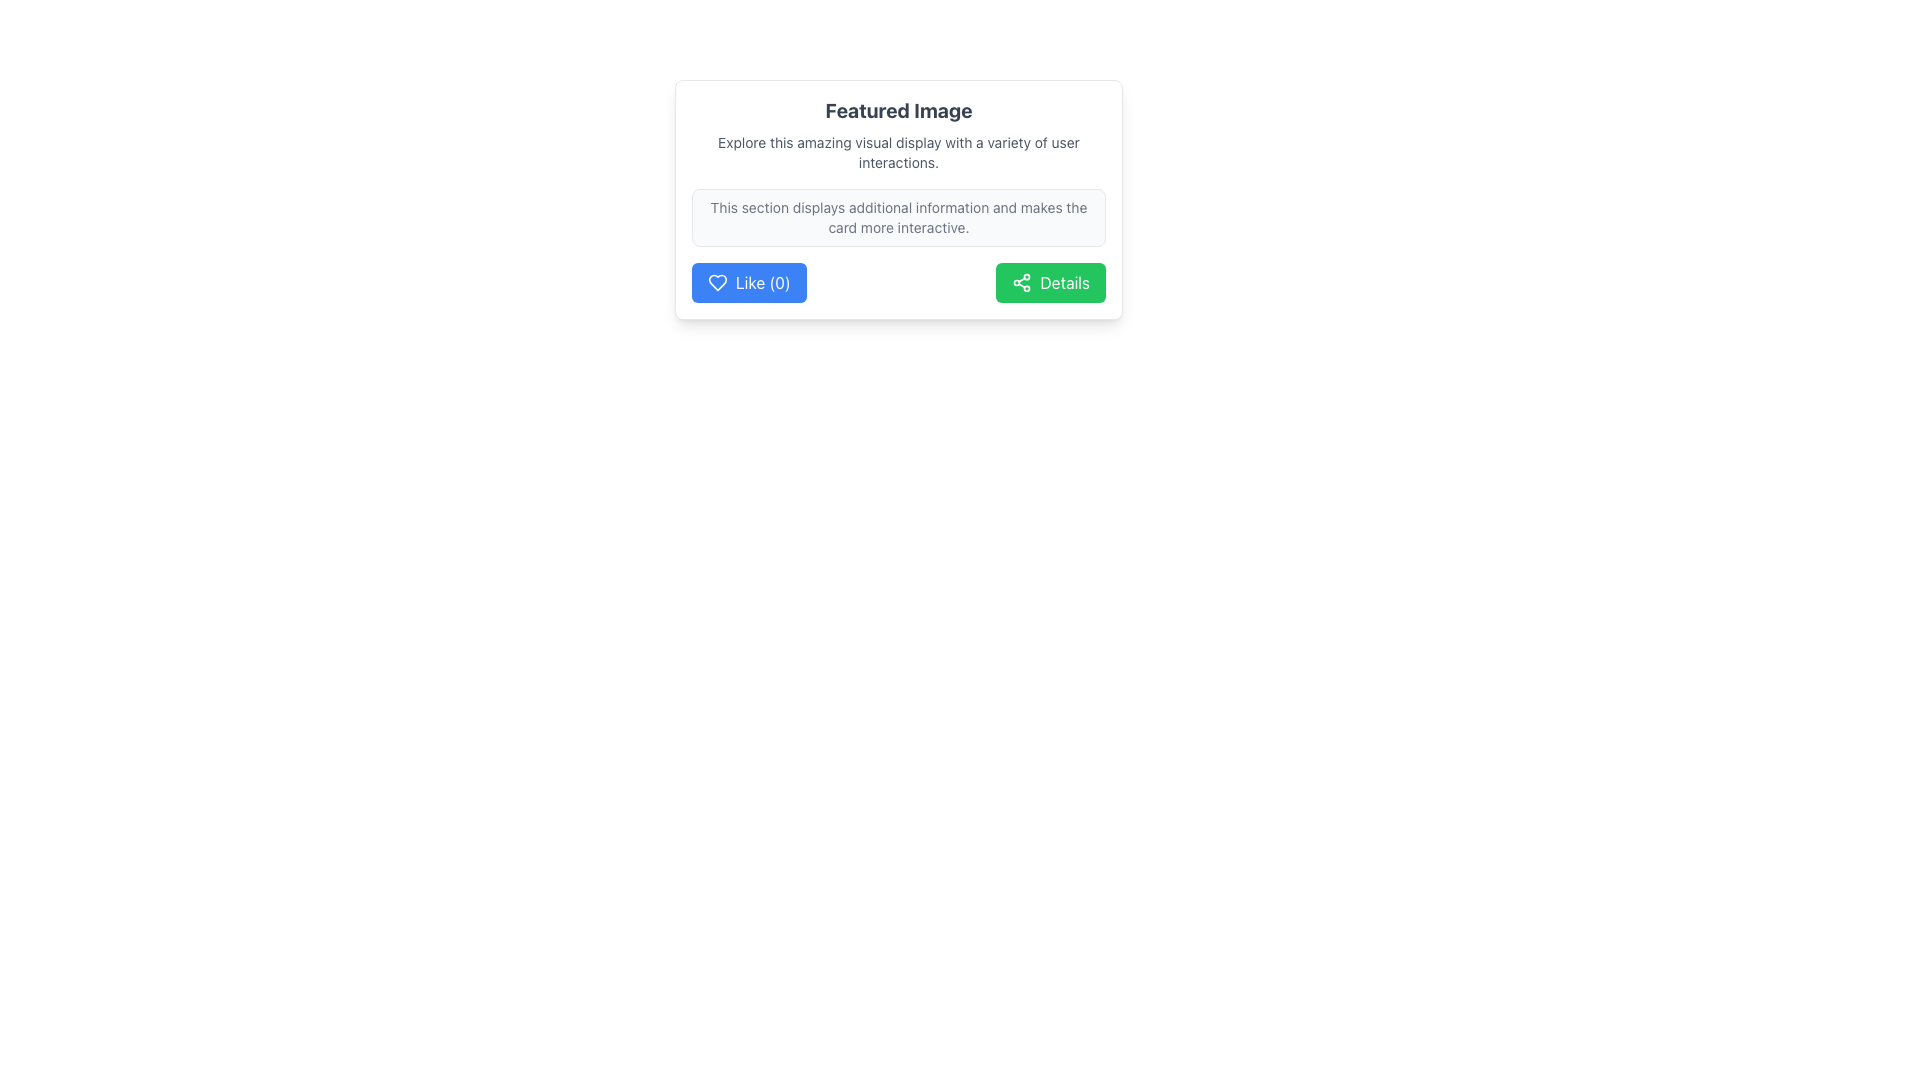  What do you see at coordinates (1022, 282) in the screenshot?
I see `the decorative 'share' icon located within the green 'Details' button, positioned to the right below the main card description, and placed to the left of the text label 'Details'` at bounding box center [1022, 282].